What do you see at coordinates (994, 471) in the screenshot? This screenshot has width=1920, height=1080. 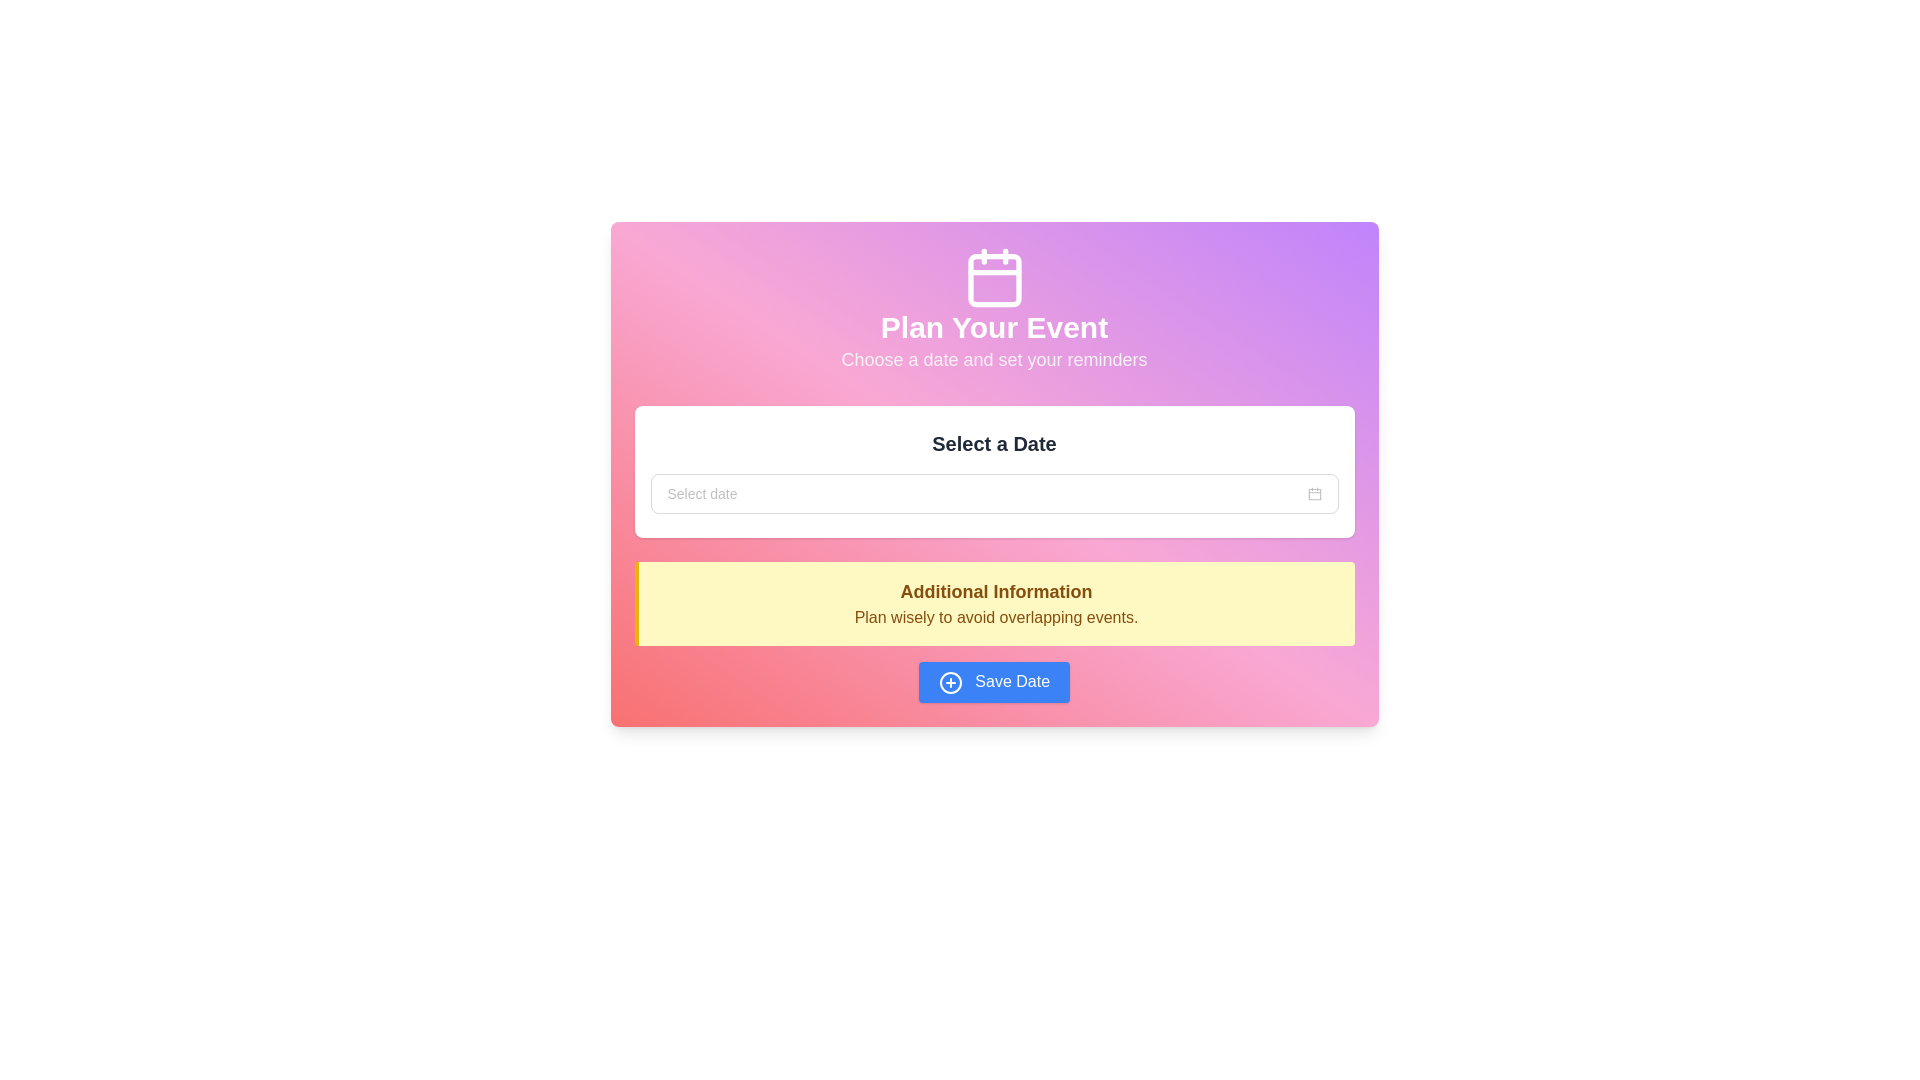 I see `a date from the date-picker input, which has the placeholder 'Select date' and is styled with rounded corners, located centrally in the layout` at bounding box center [994, 471].